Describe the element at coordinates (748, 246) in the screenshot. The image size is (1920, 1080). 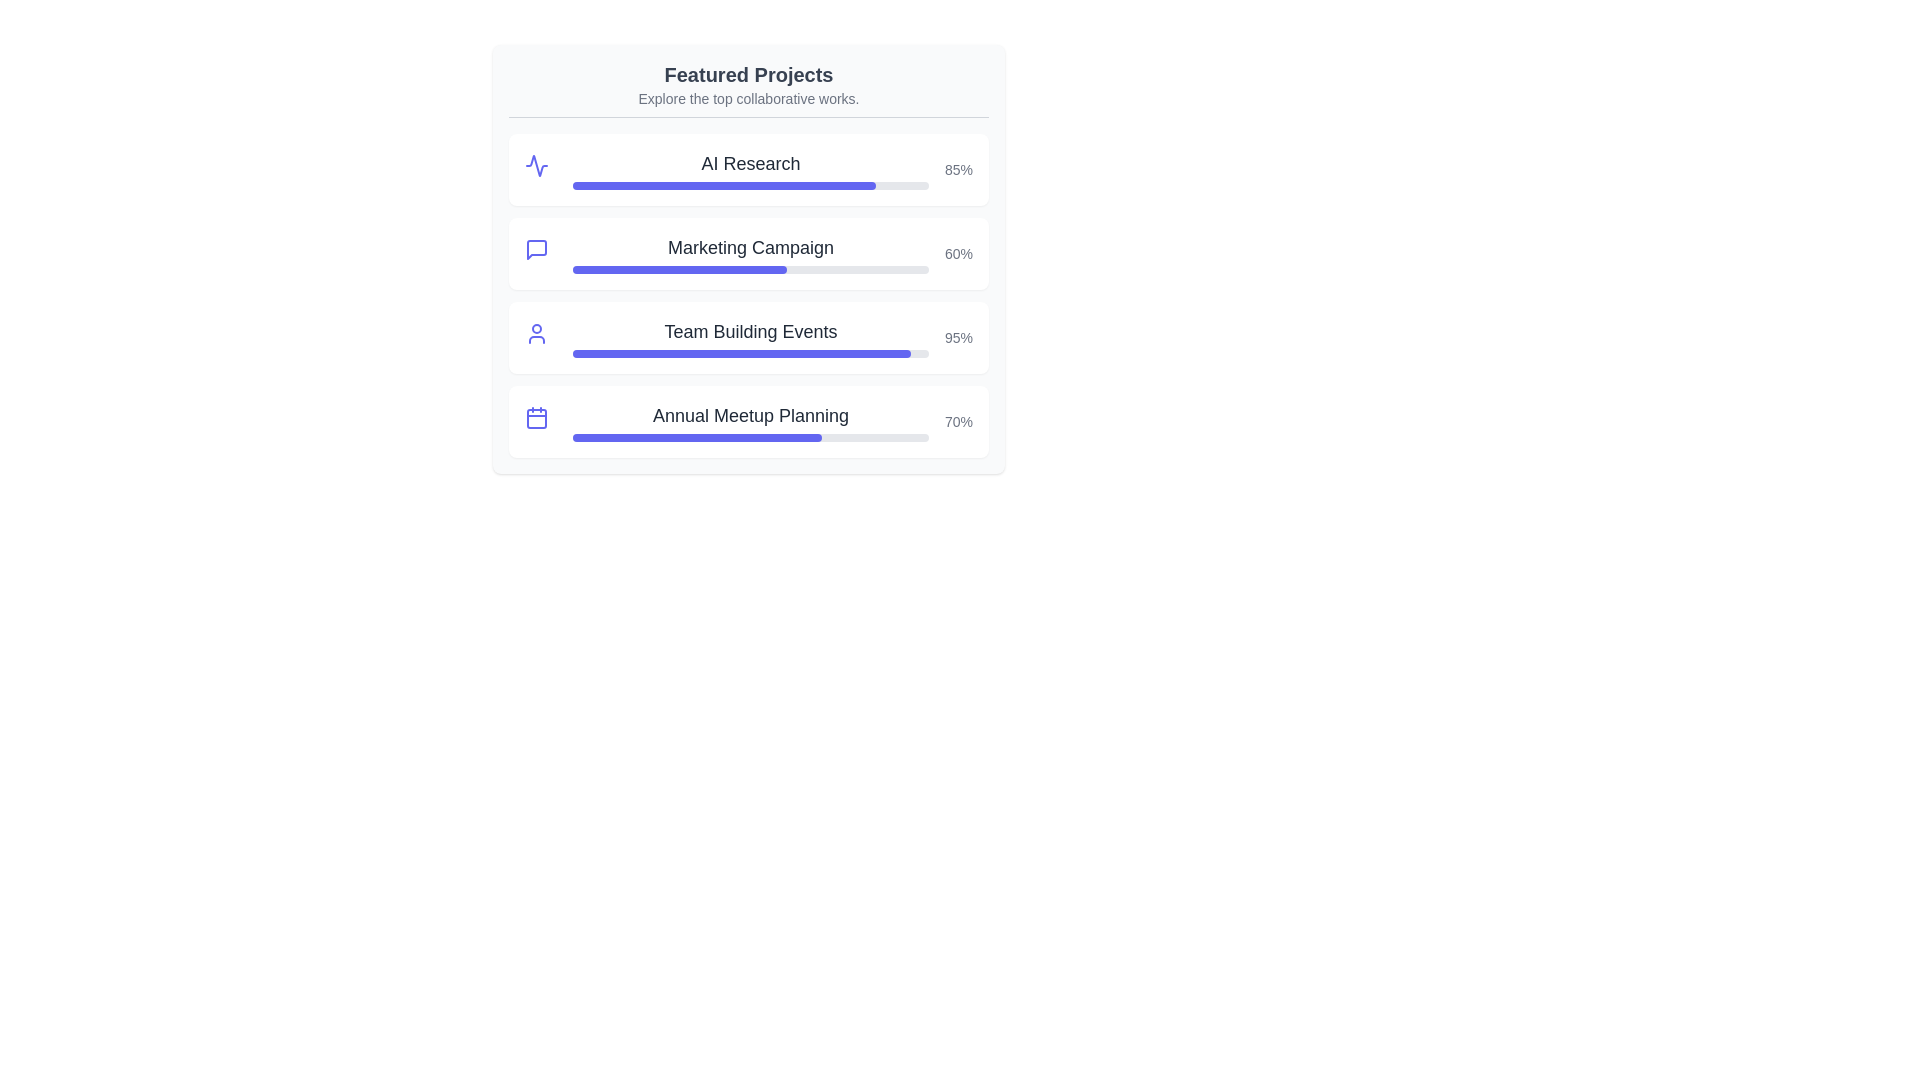
I see `the project titled Marketing Campaign` at that location.